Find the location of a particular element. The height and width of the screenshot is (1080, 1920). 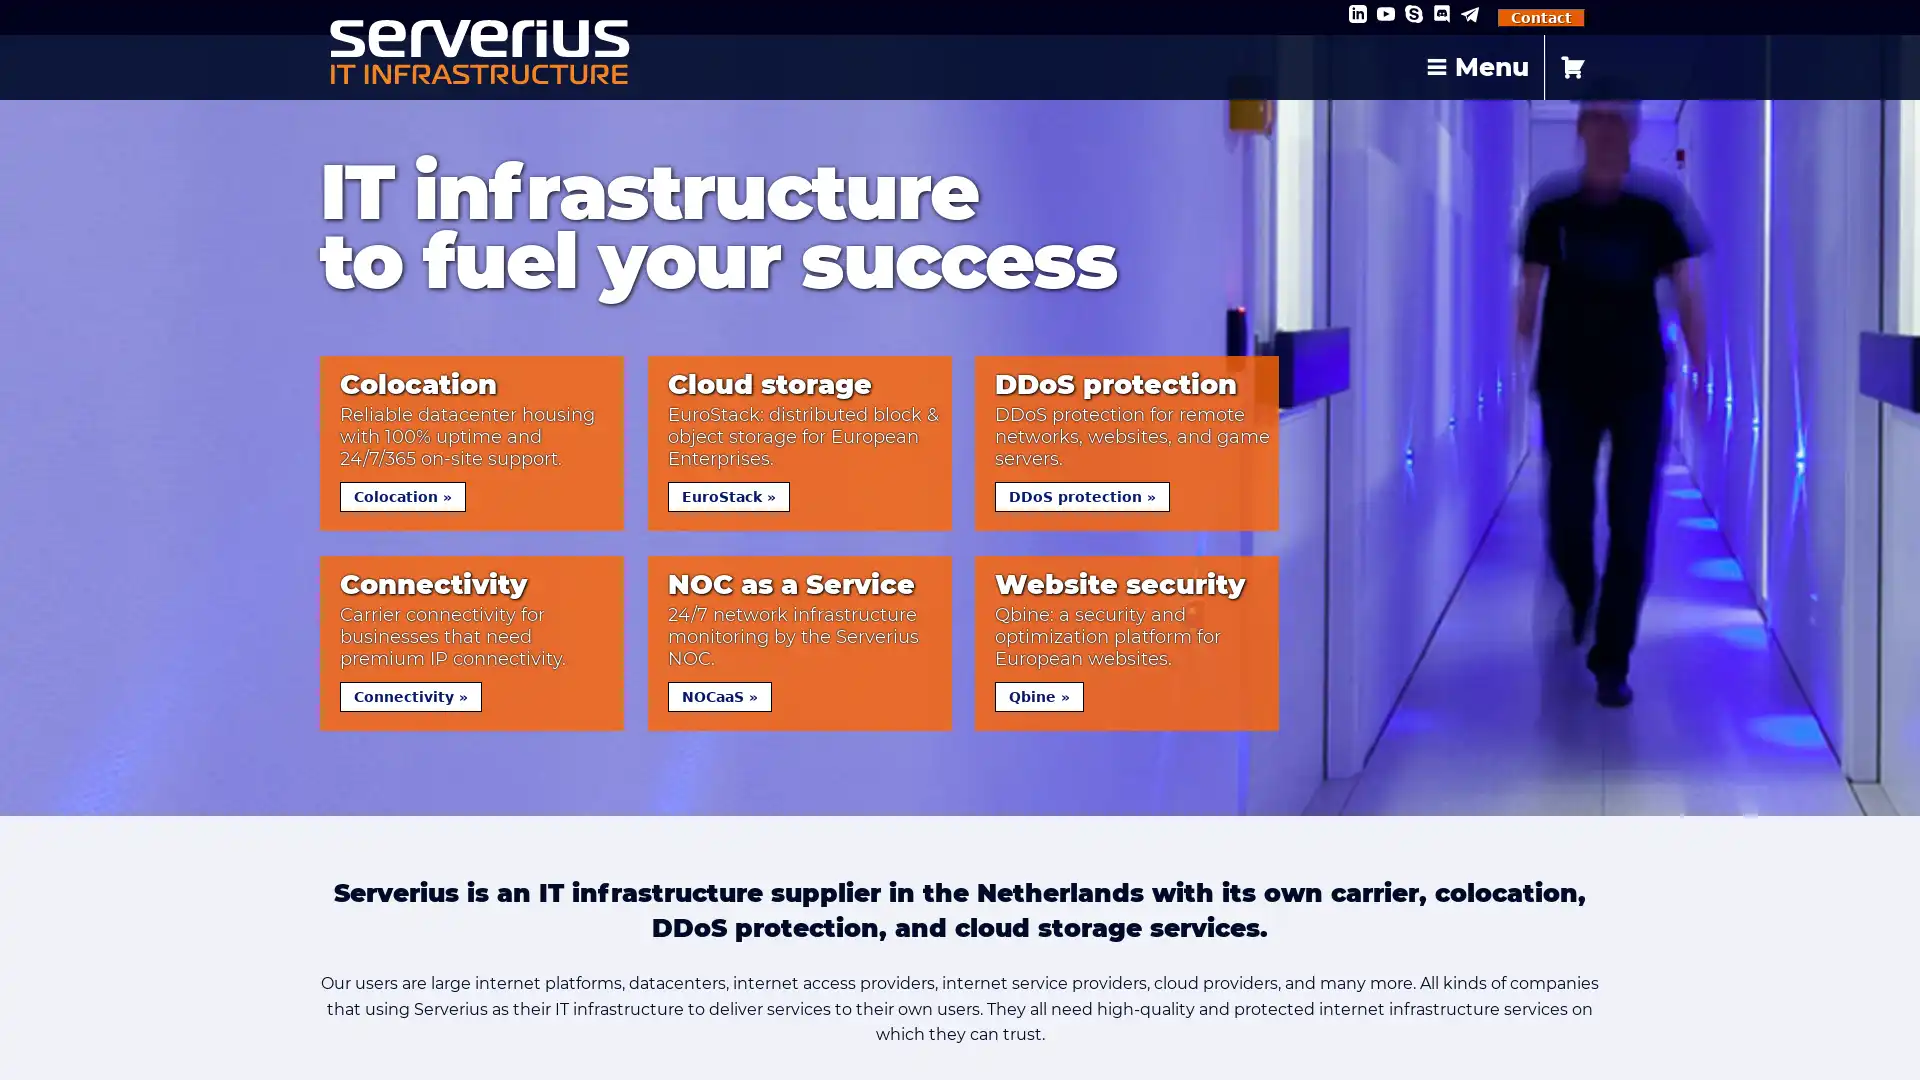

DDoS protection is located at coordinates (1081, 495).